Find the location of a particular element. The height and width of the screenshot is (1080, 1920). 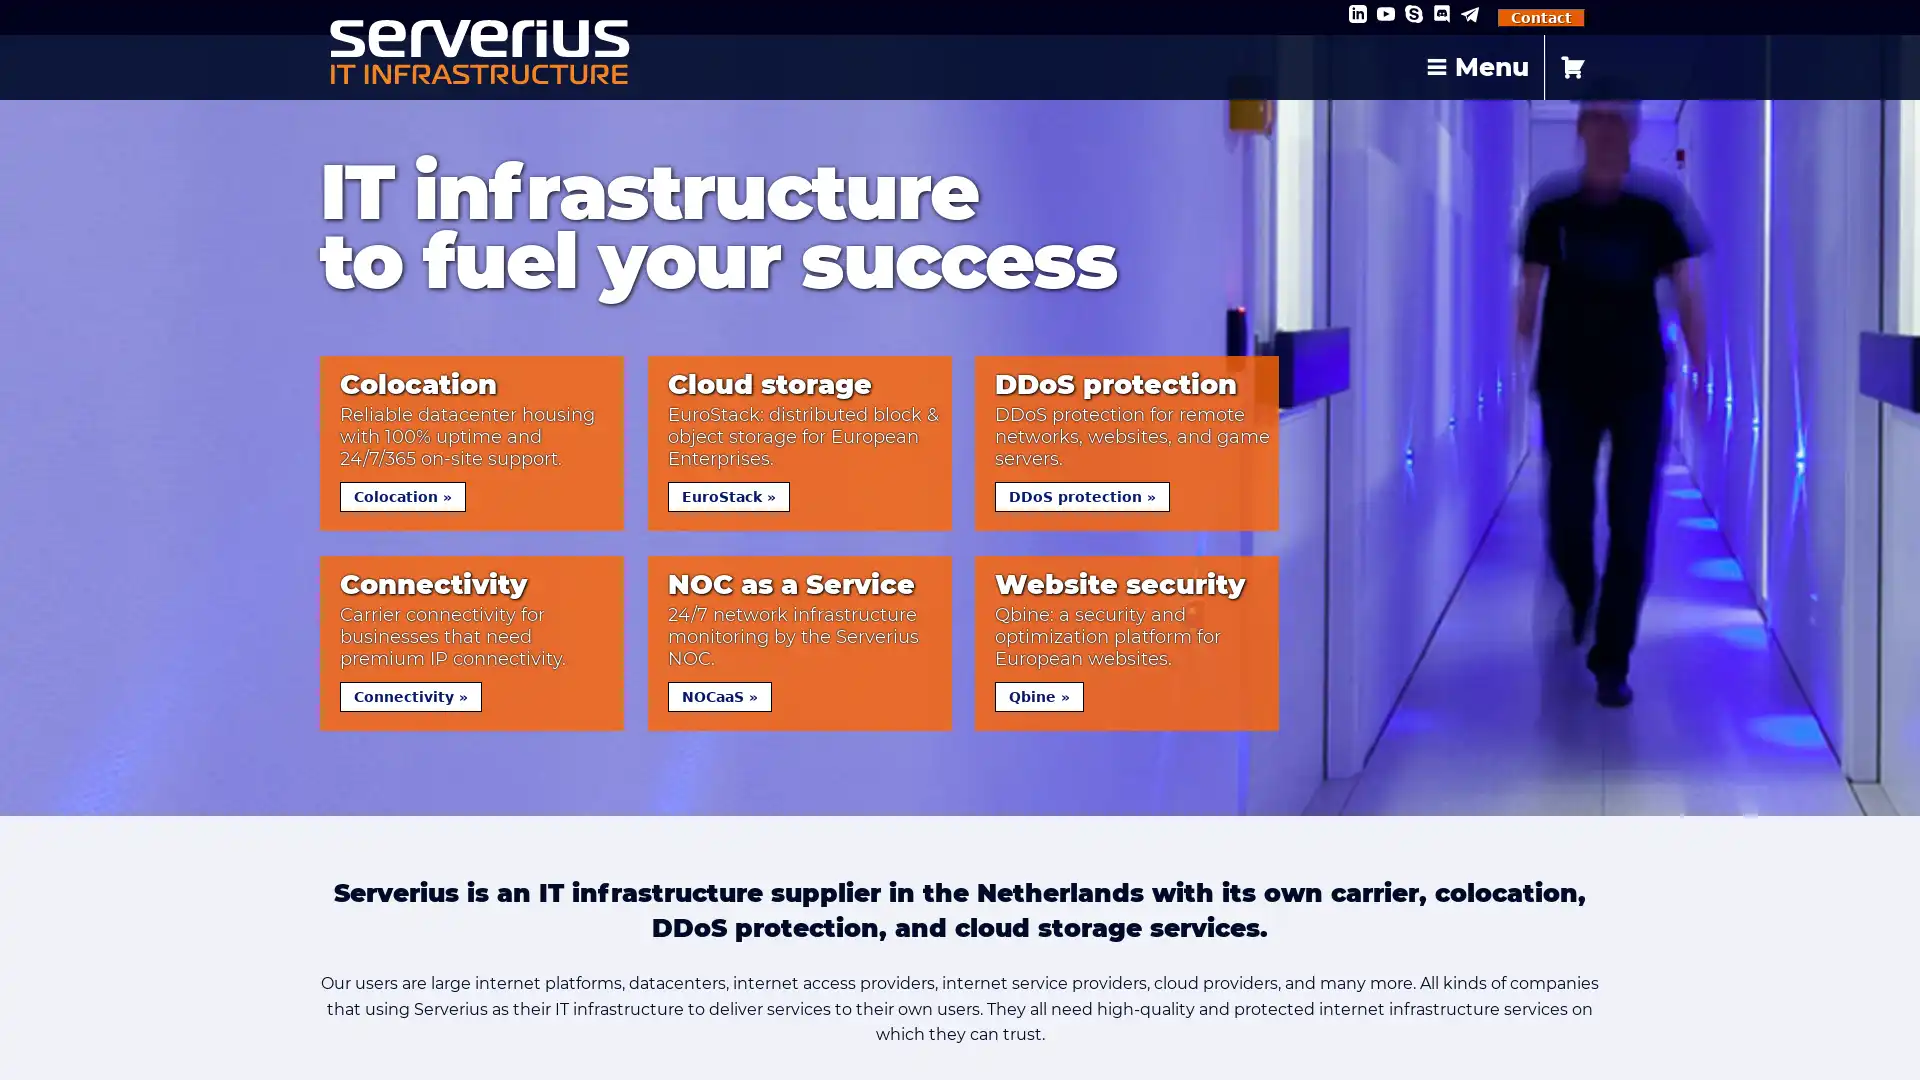

DDoS protection is located at coordinates (1081, 495).